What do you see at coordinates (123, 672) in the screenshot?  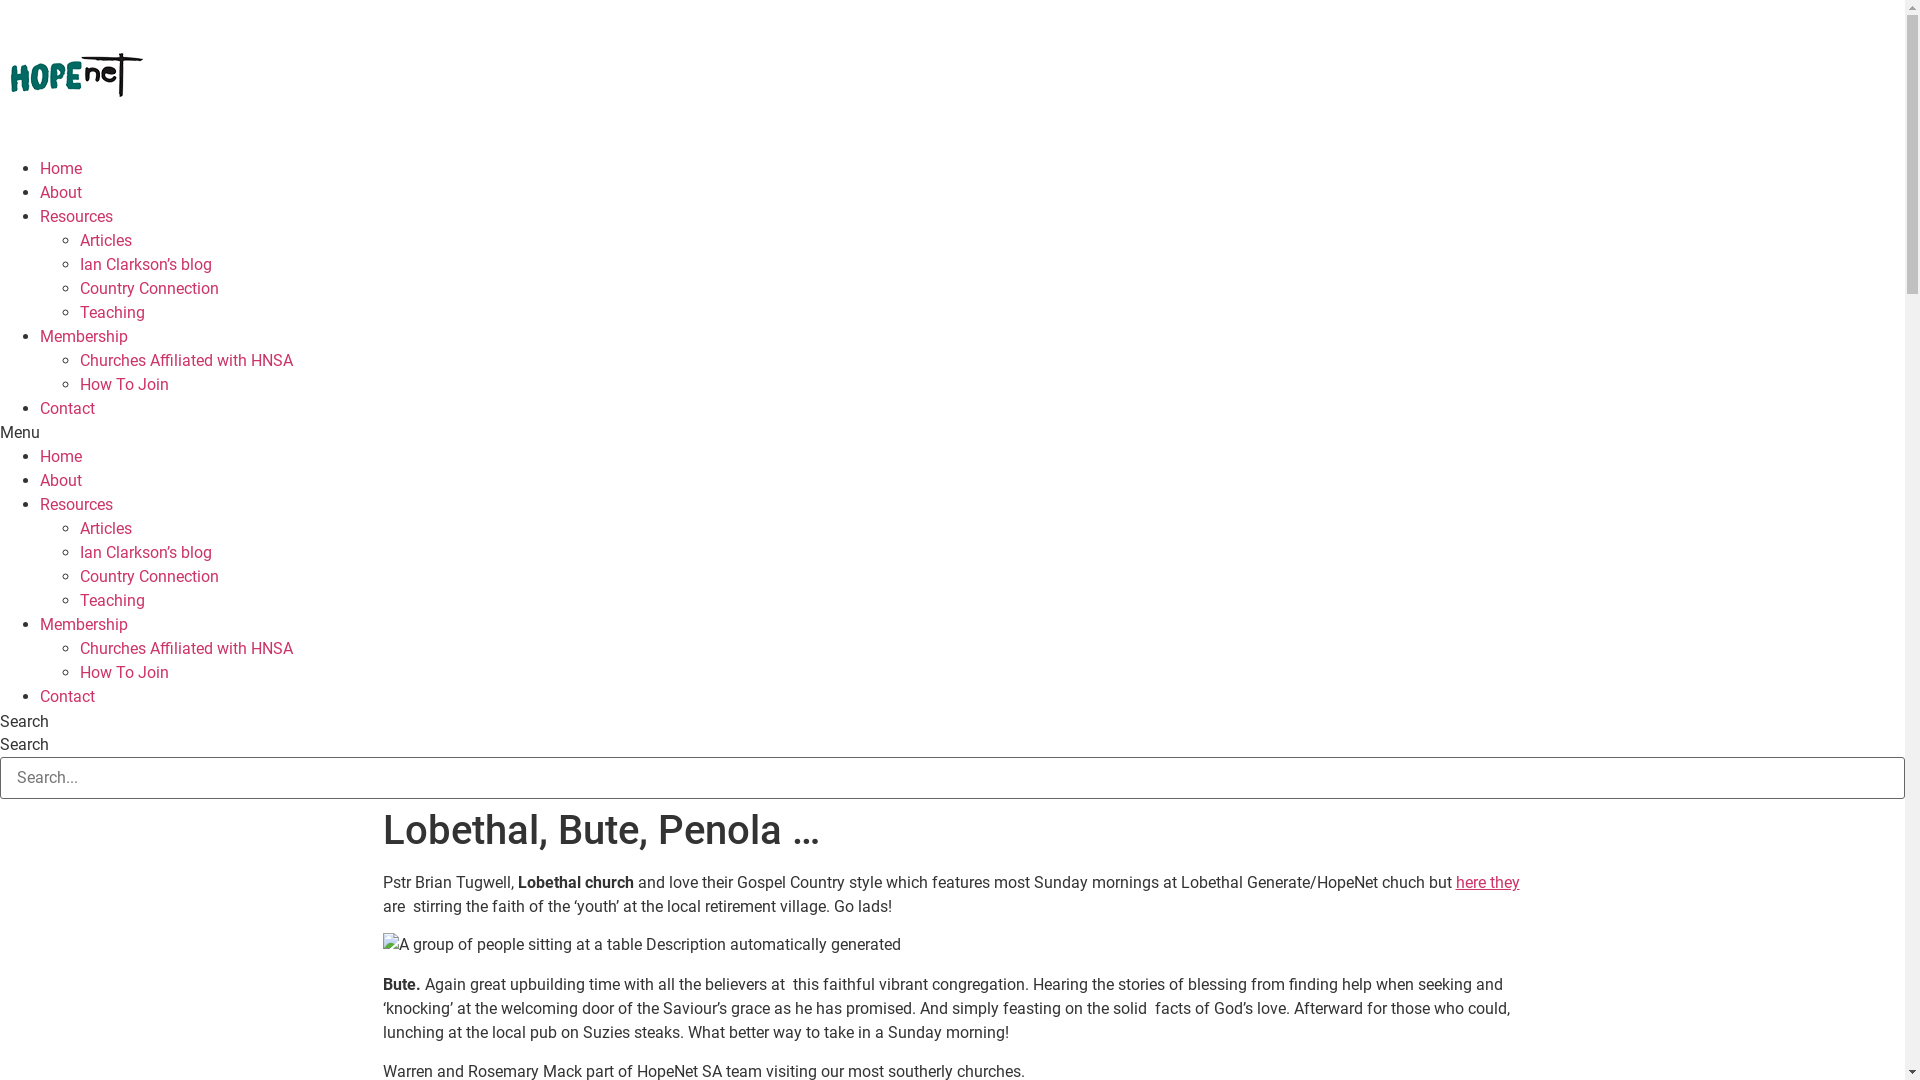 I see `'How To Join'` at bounding box center [123, 672].